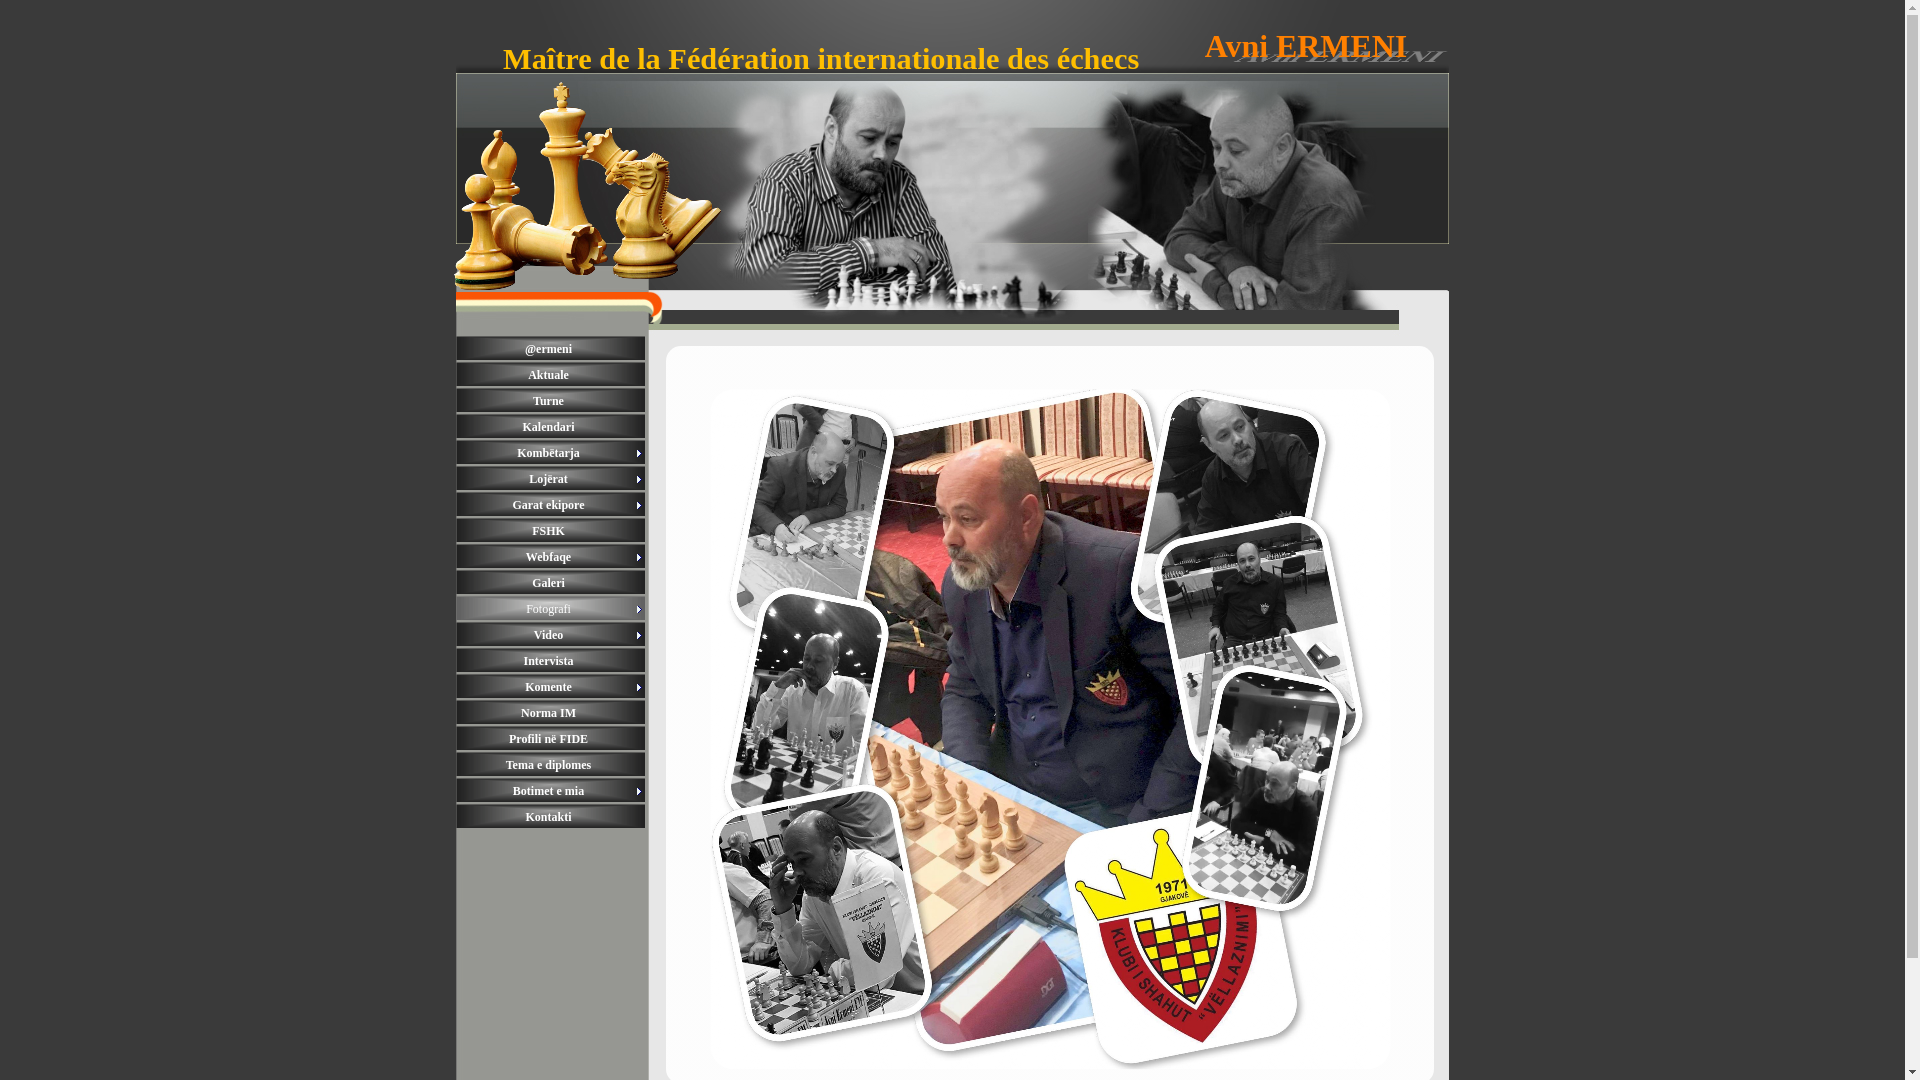 Image resolution: width=1920 pixels, height=1080 pixels. What do you see at coordinates (551, 374) in the screenshot?
I see `'Aktuale'` at bounding box center [551, 374].